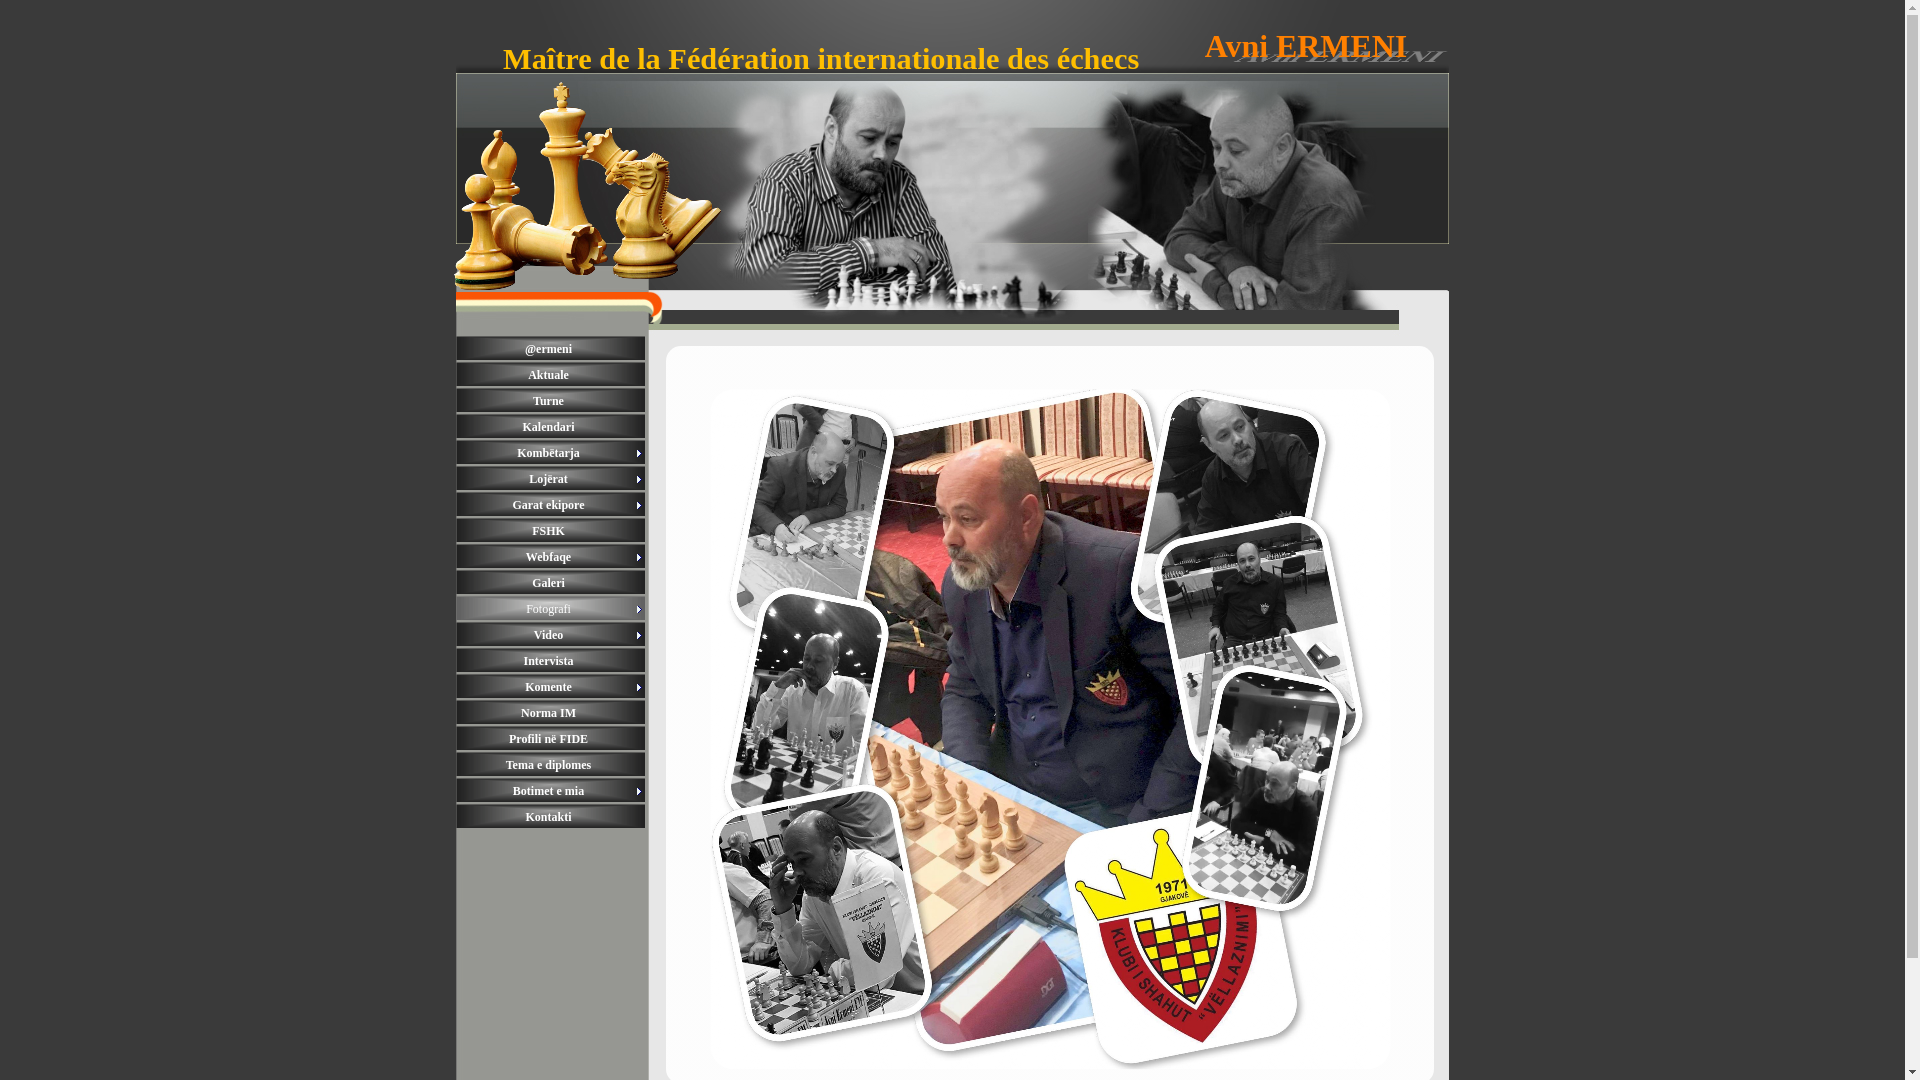 Image resolution: width=1920 pixels, height=1080 pixels. What do you see at coordinates (551, 374) in the screenshot?
I see `'Aktuale'` at bounding box center [551, 374].